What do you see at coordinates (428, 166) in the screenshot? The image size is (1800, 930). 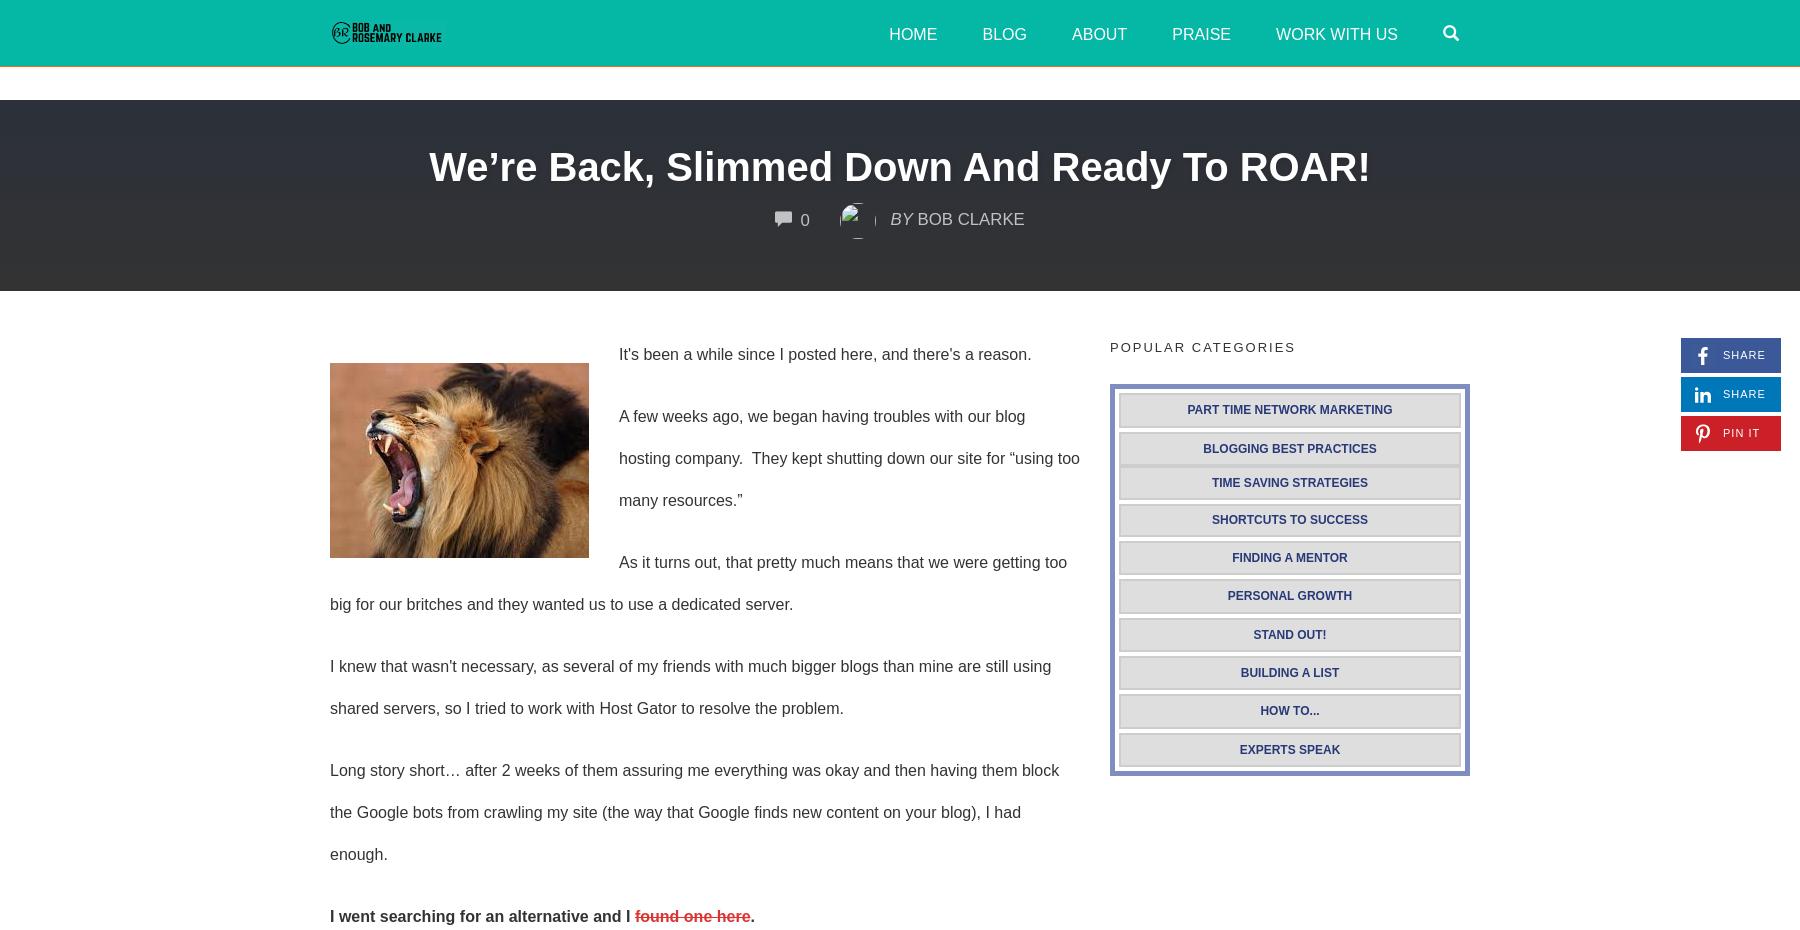 I see `'We’re Back, Slimmed Down And Ready To ROAR!'` at bounding box center [428, 166].